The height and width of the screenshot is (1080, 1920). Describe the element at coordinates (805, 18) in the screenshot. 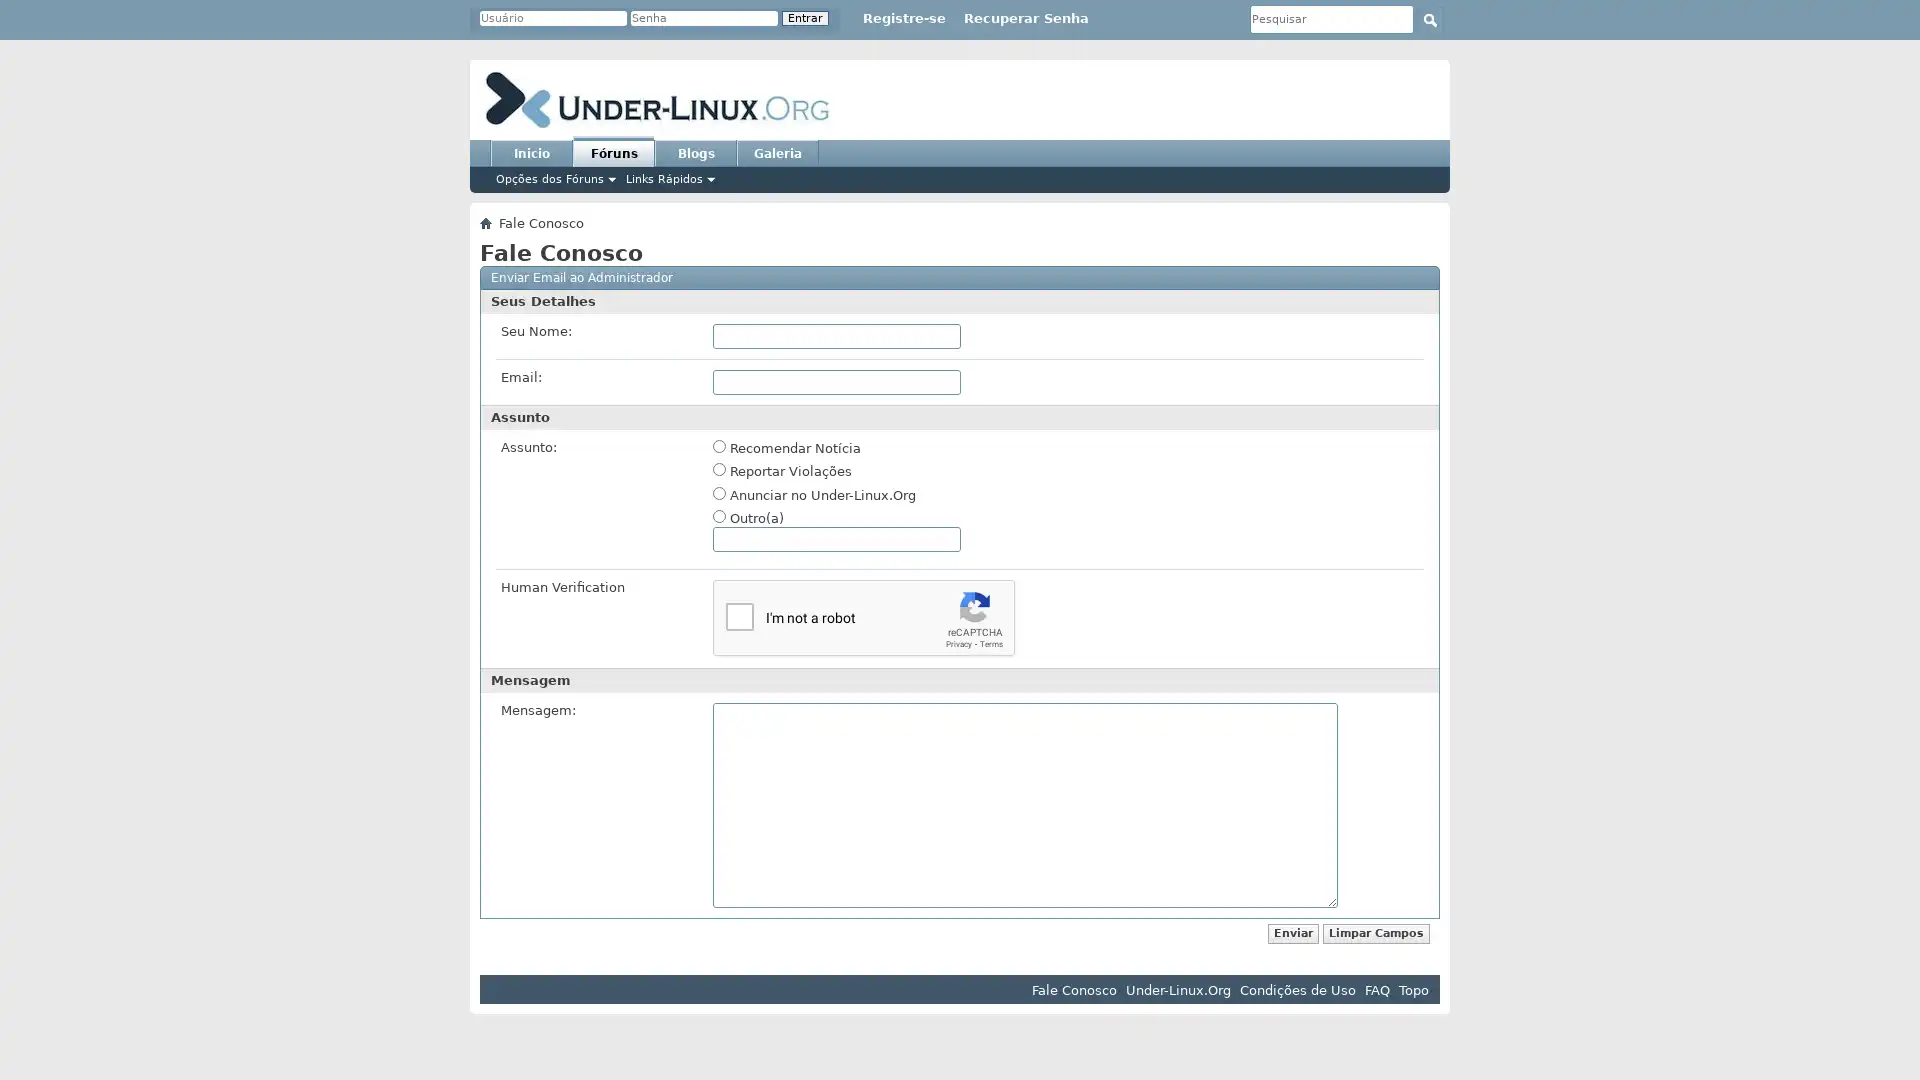

I see `Entrar` at that location.